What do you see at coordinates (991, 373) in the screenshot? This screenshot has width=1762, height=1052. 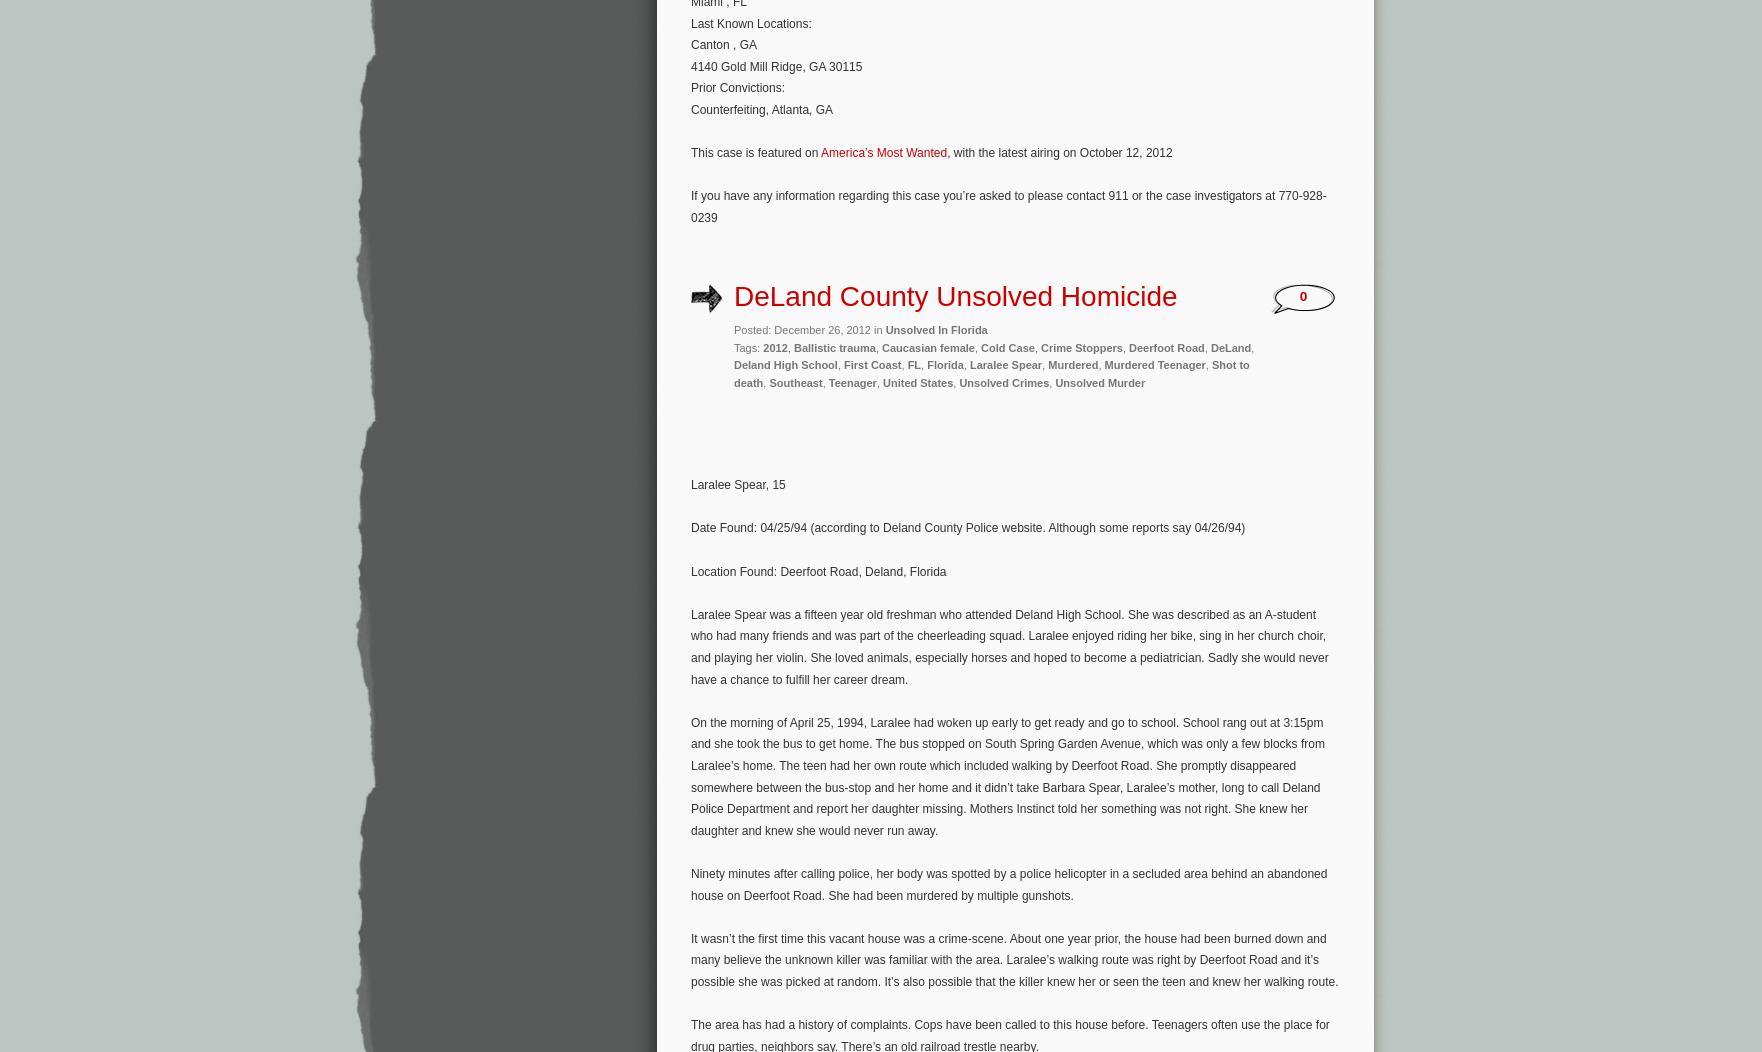 I see `'Shot to death'` at bounding box center [991, 373].